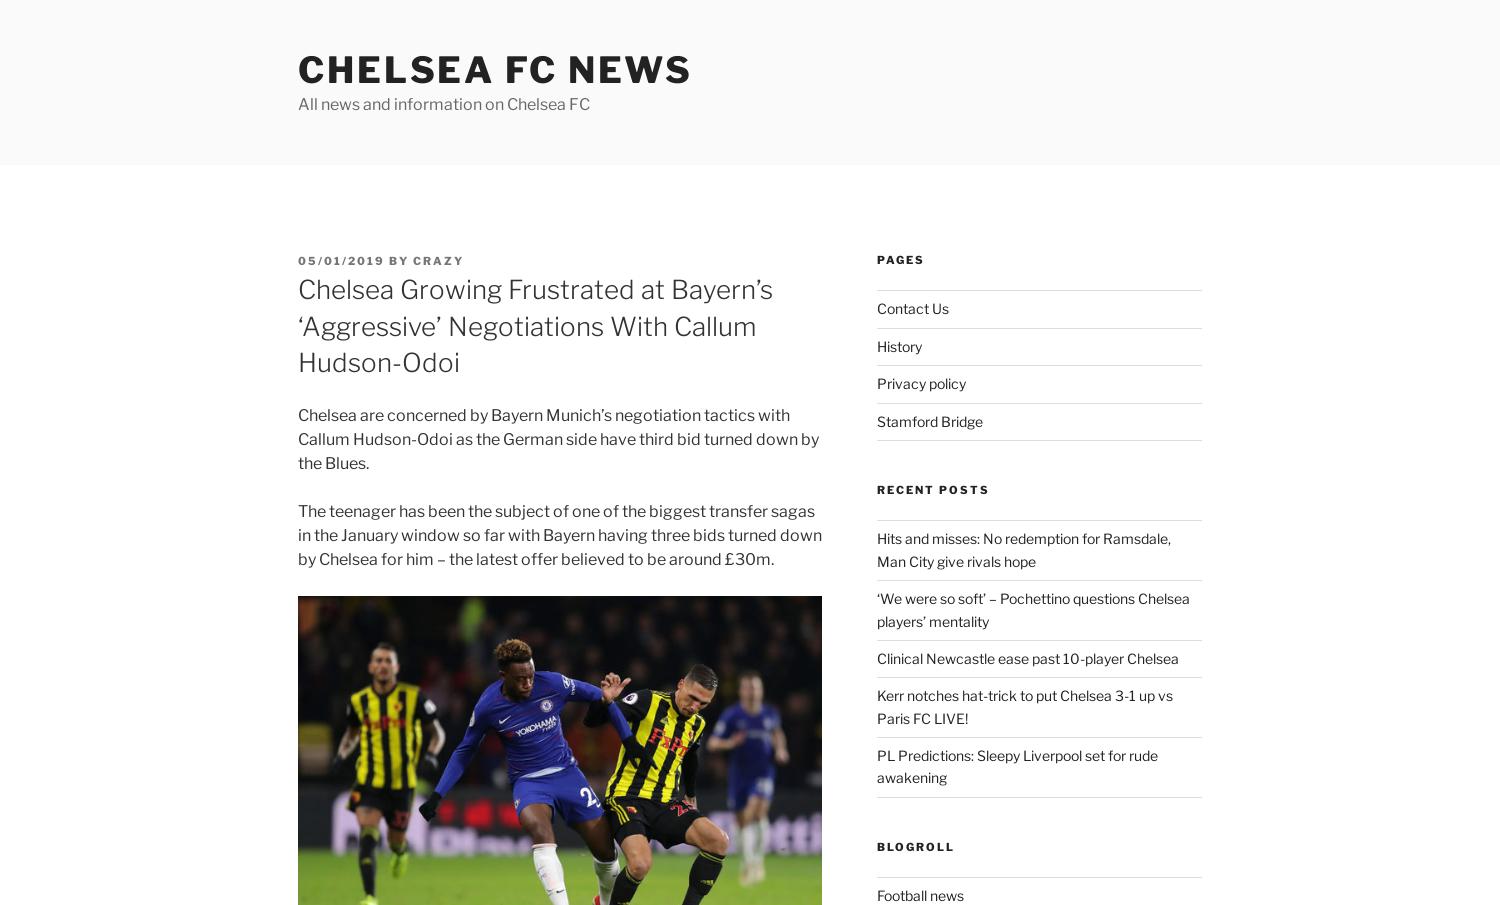 The height and width of the screenshot is (905, 1500). What do you see at coordinates (912, 307) in the screenshot?
I see `'Contact Us'` at bounding box center [912, 307].